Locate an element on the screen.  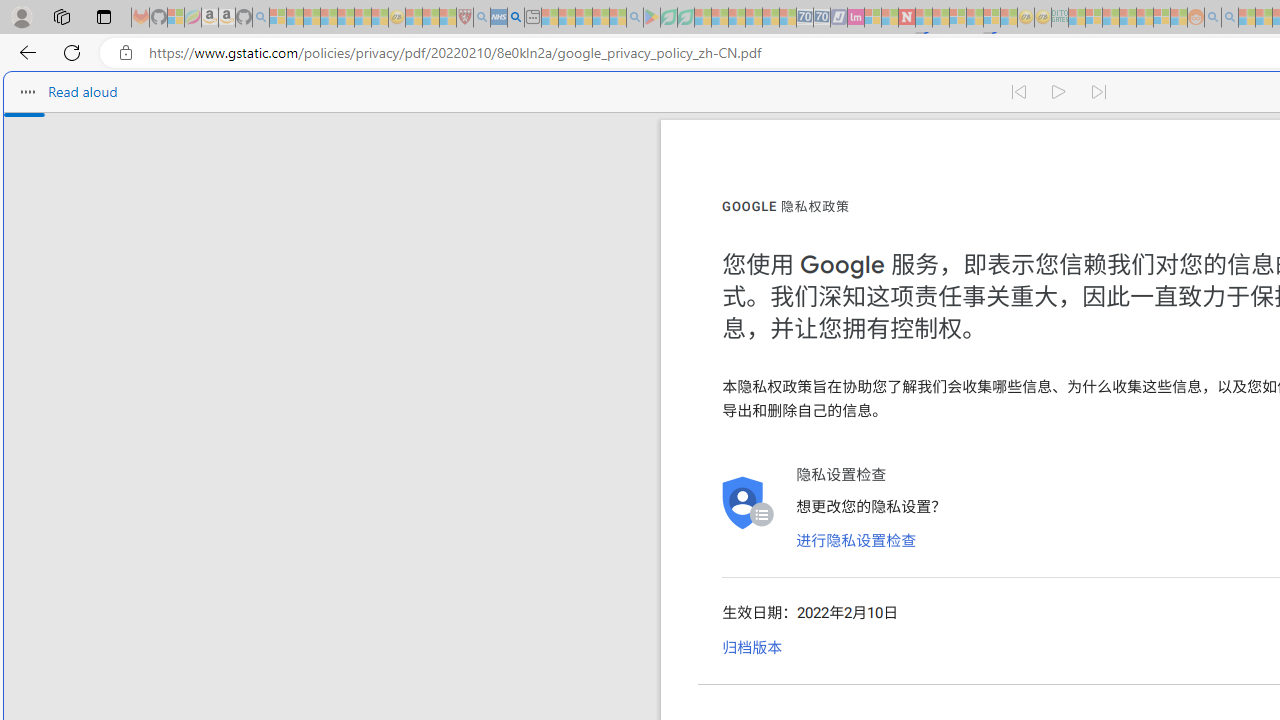
'Expert Portfolios - Sleeping' is located at coordinates (1128, 17).